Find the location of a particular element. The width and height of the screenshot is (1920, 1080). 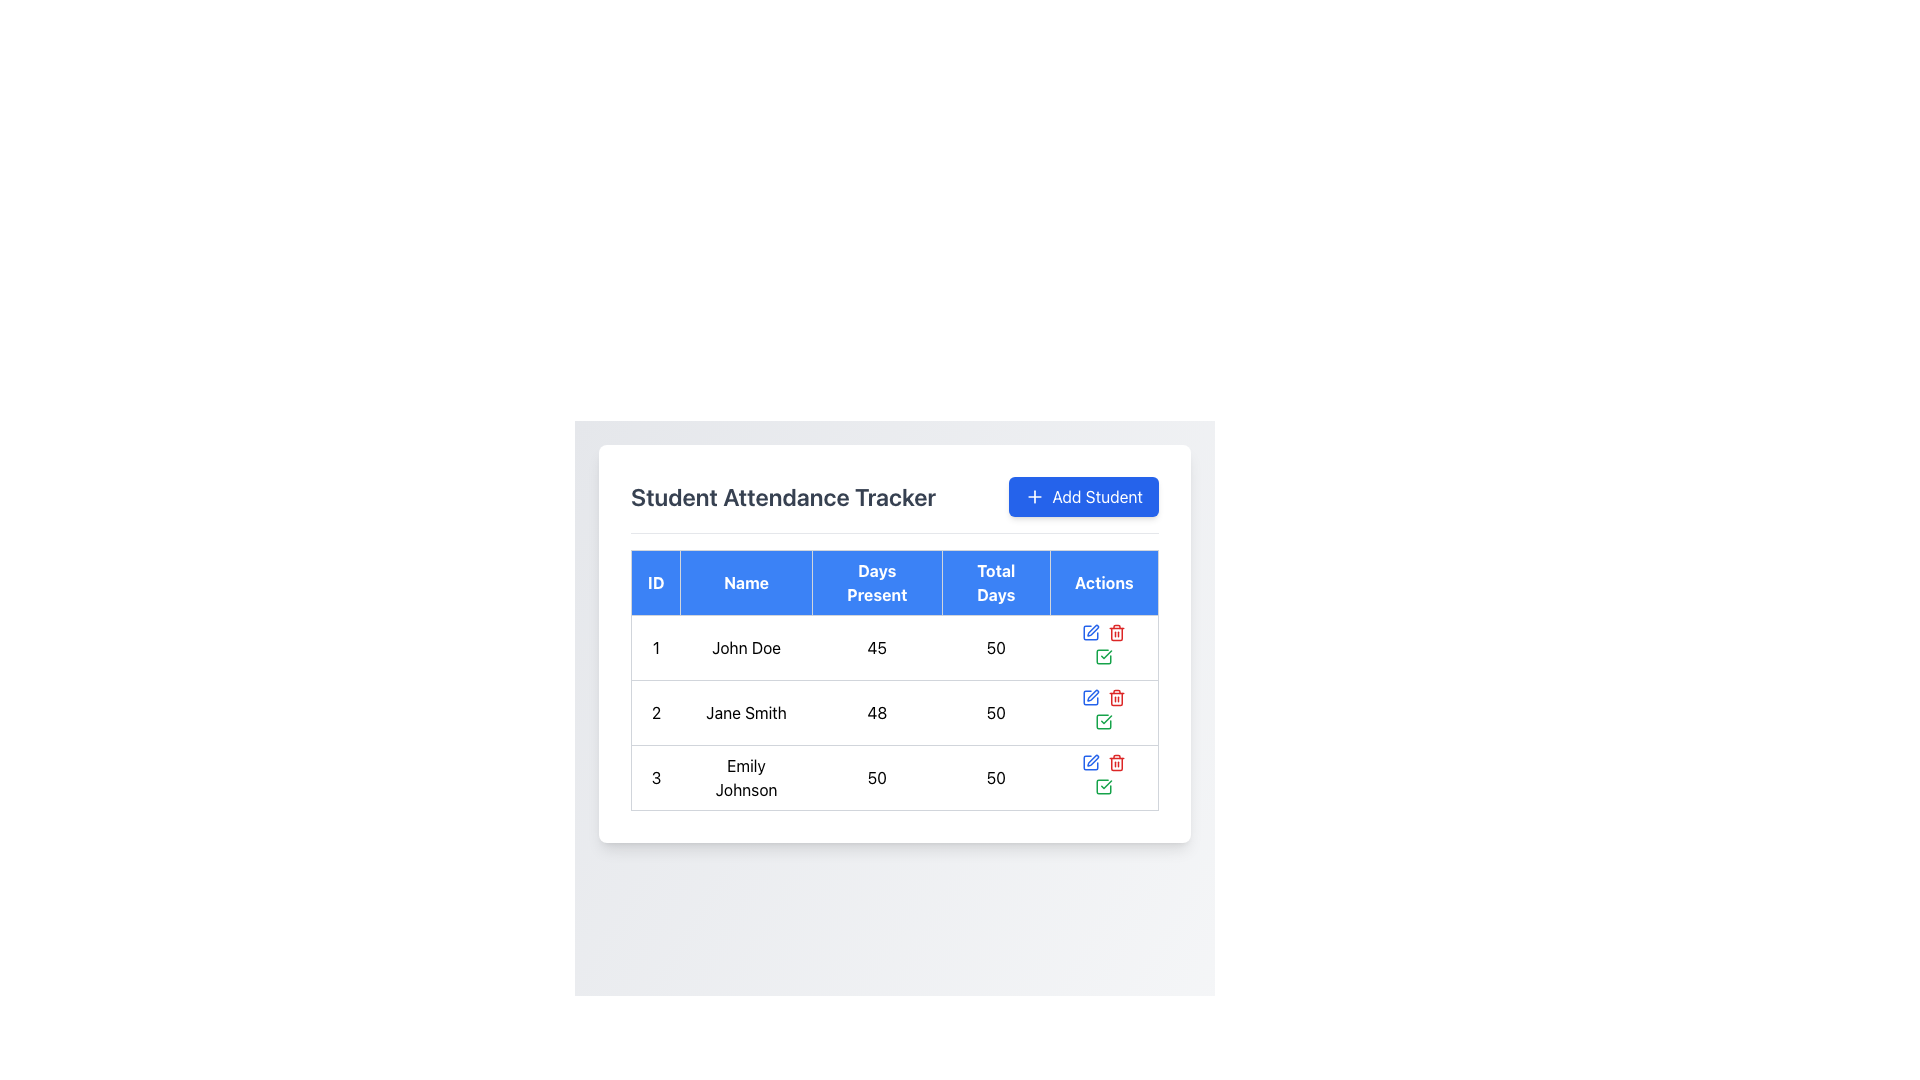

the confirmation icon in the 'Actions' column of the table row for 'Jane Smith' is located at coordinates (1103, 721).